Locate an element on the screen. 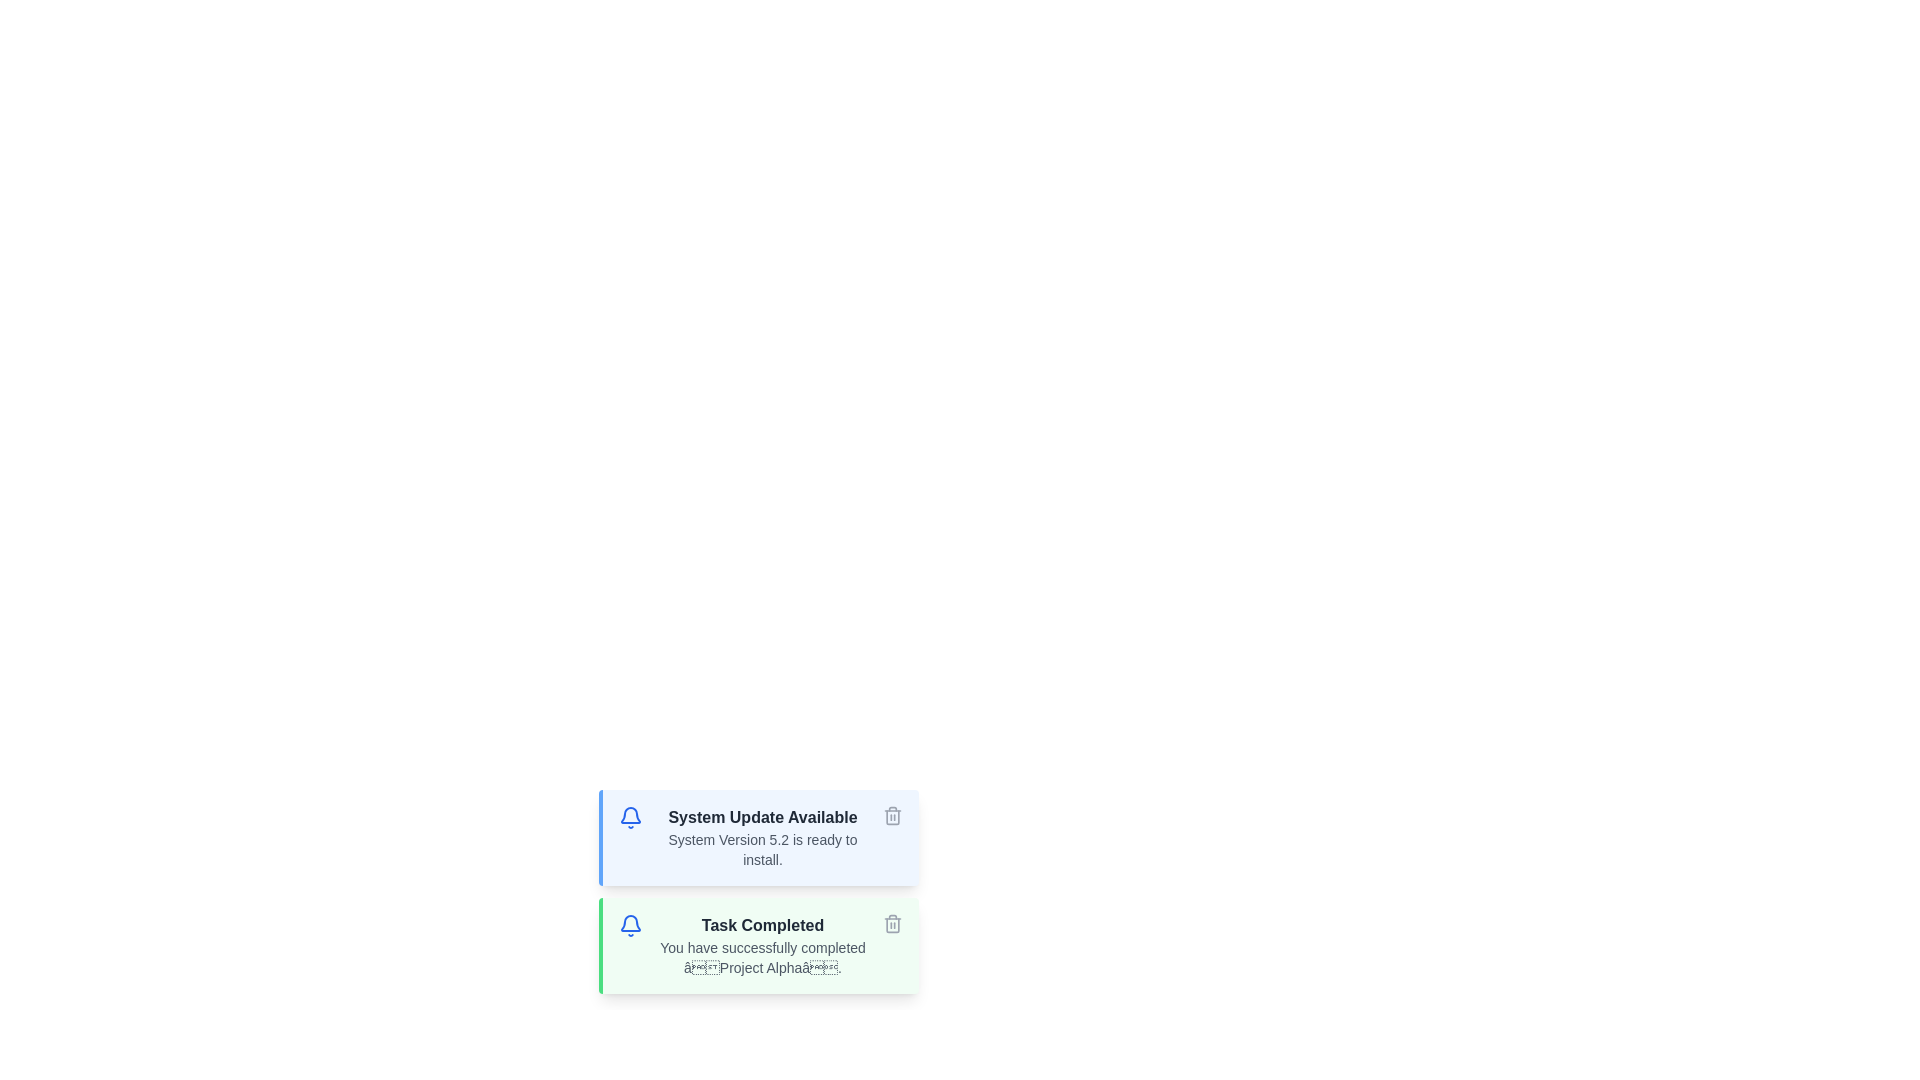  close button on the notification to remove it is located at coordinates (891, 816).